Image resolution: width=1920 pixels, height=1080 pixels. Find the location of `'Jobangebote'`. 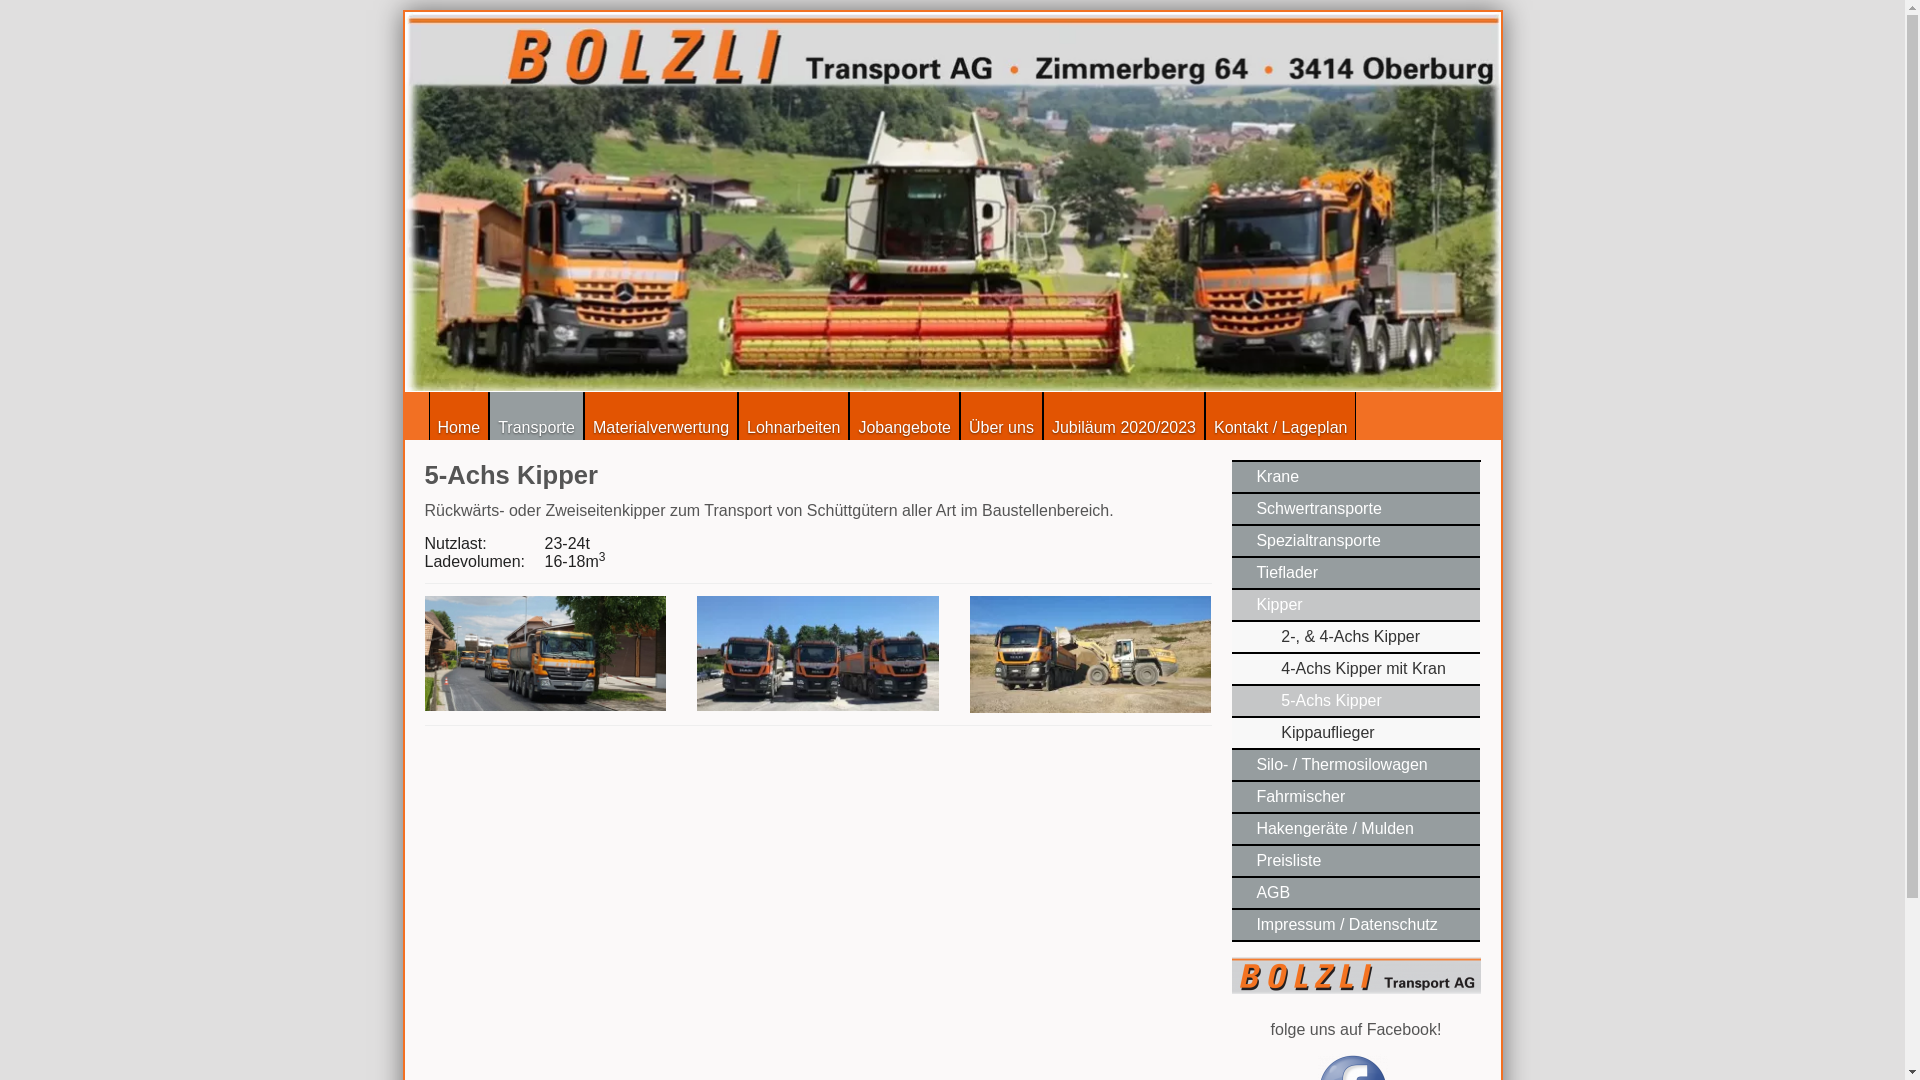

'Jobangebote' is located at coordinates (903, 415).